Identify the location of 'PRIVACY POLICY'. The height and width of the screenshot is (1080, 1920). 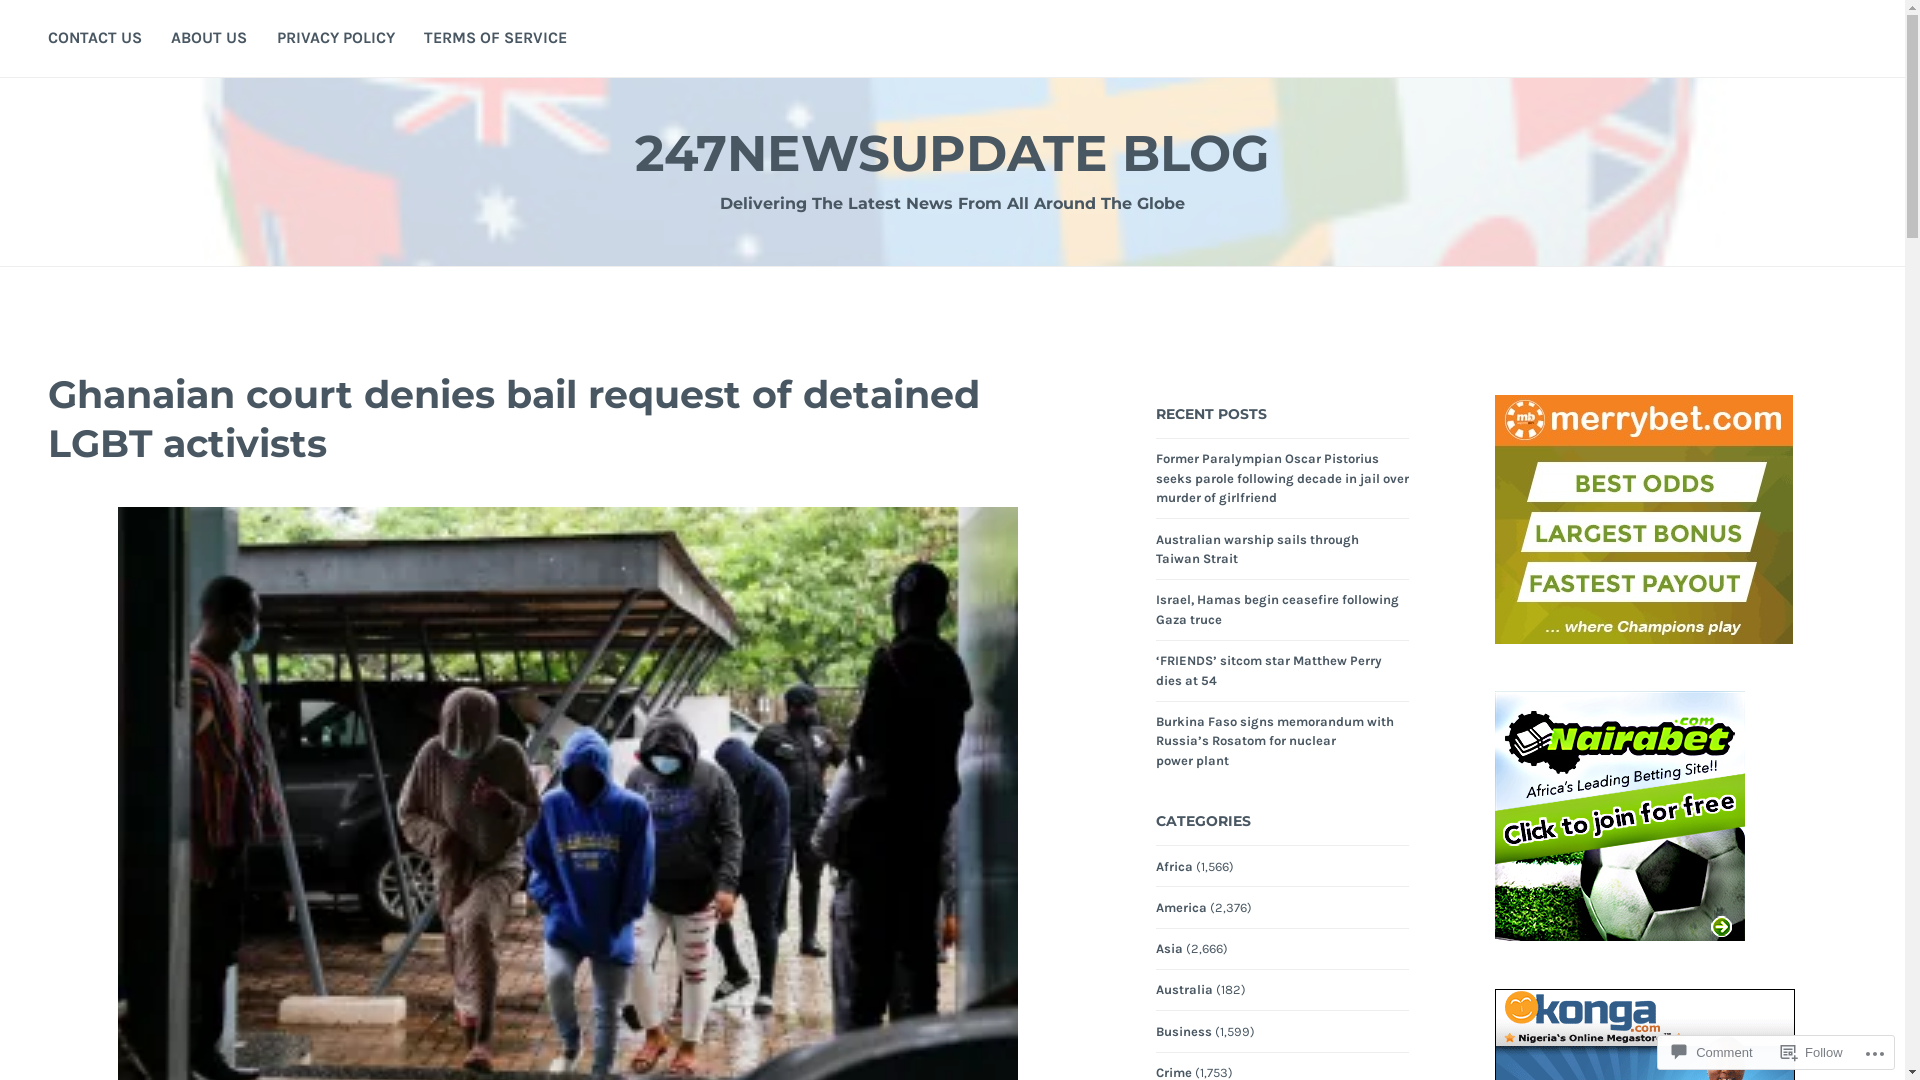
(336, 38).